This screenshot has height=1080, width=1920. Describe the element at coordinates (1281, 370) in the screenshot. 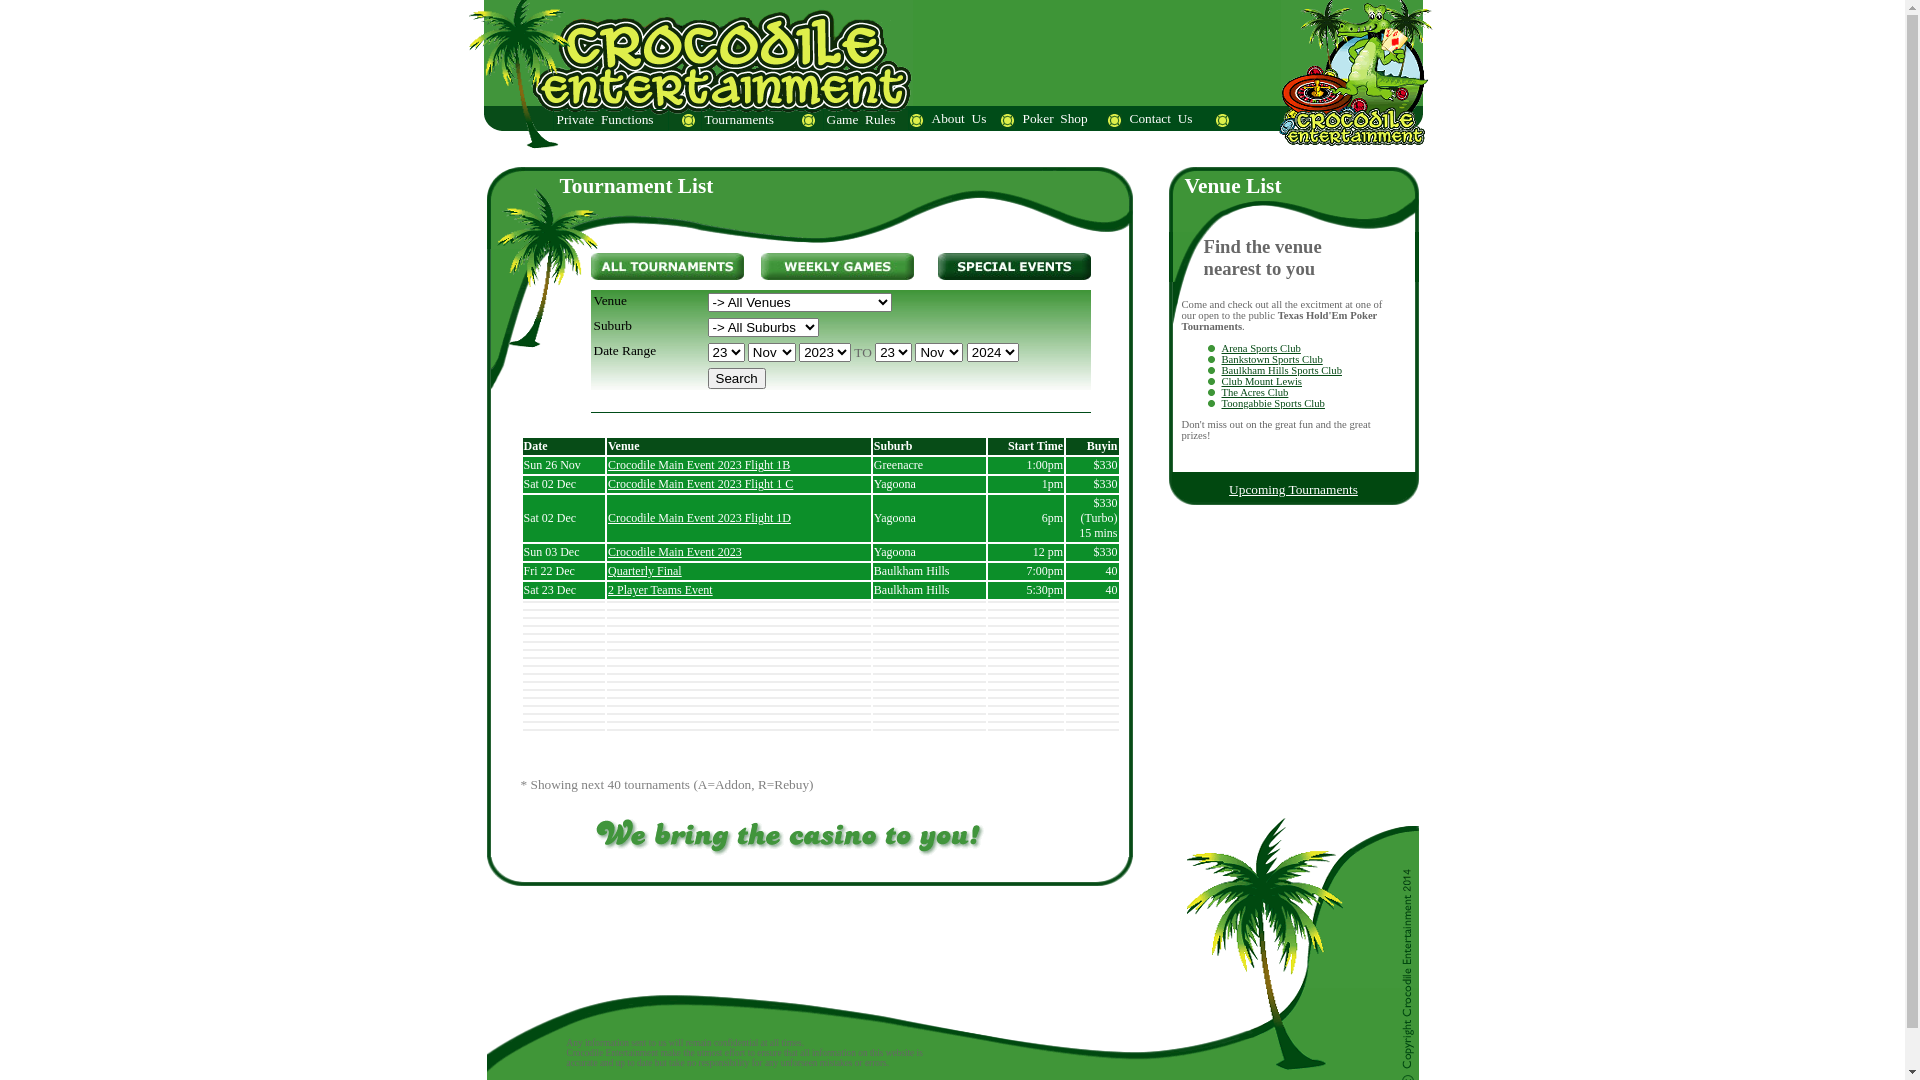

I see `'Baulkham Hills Sports Club'` at that location.